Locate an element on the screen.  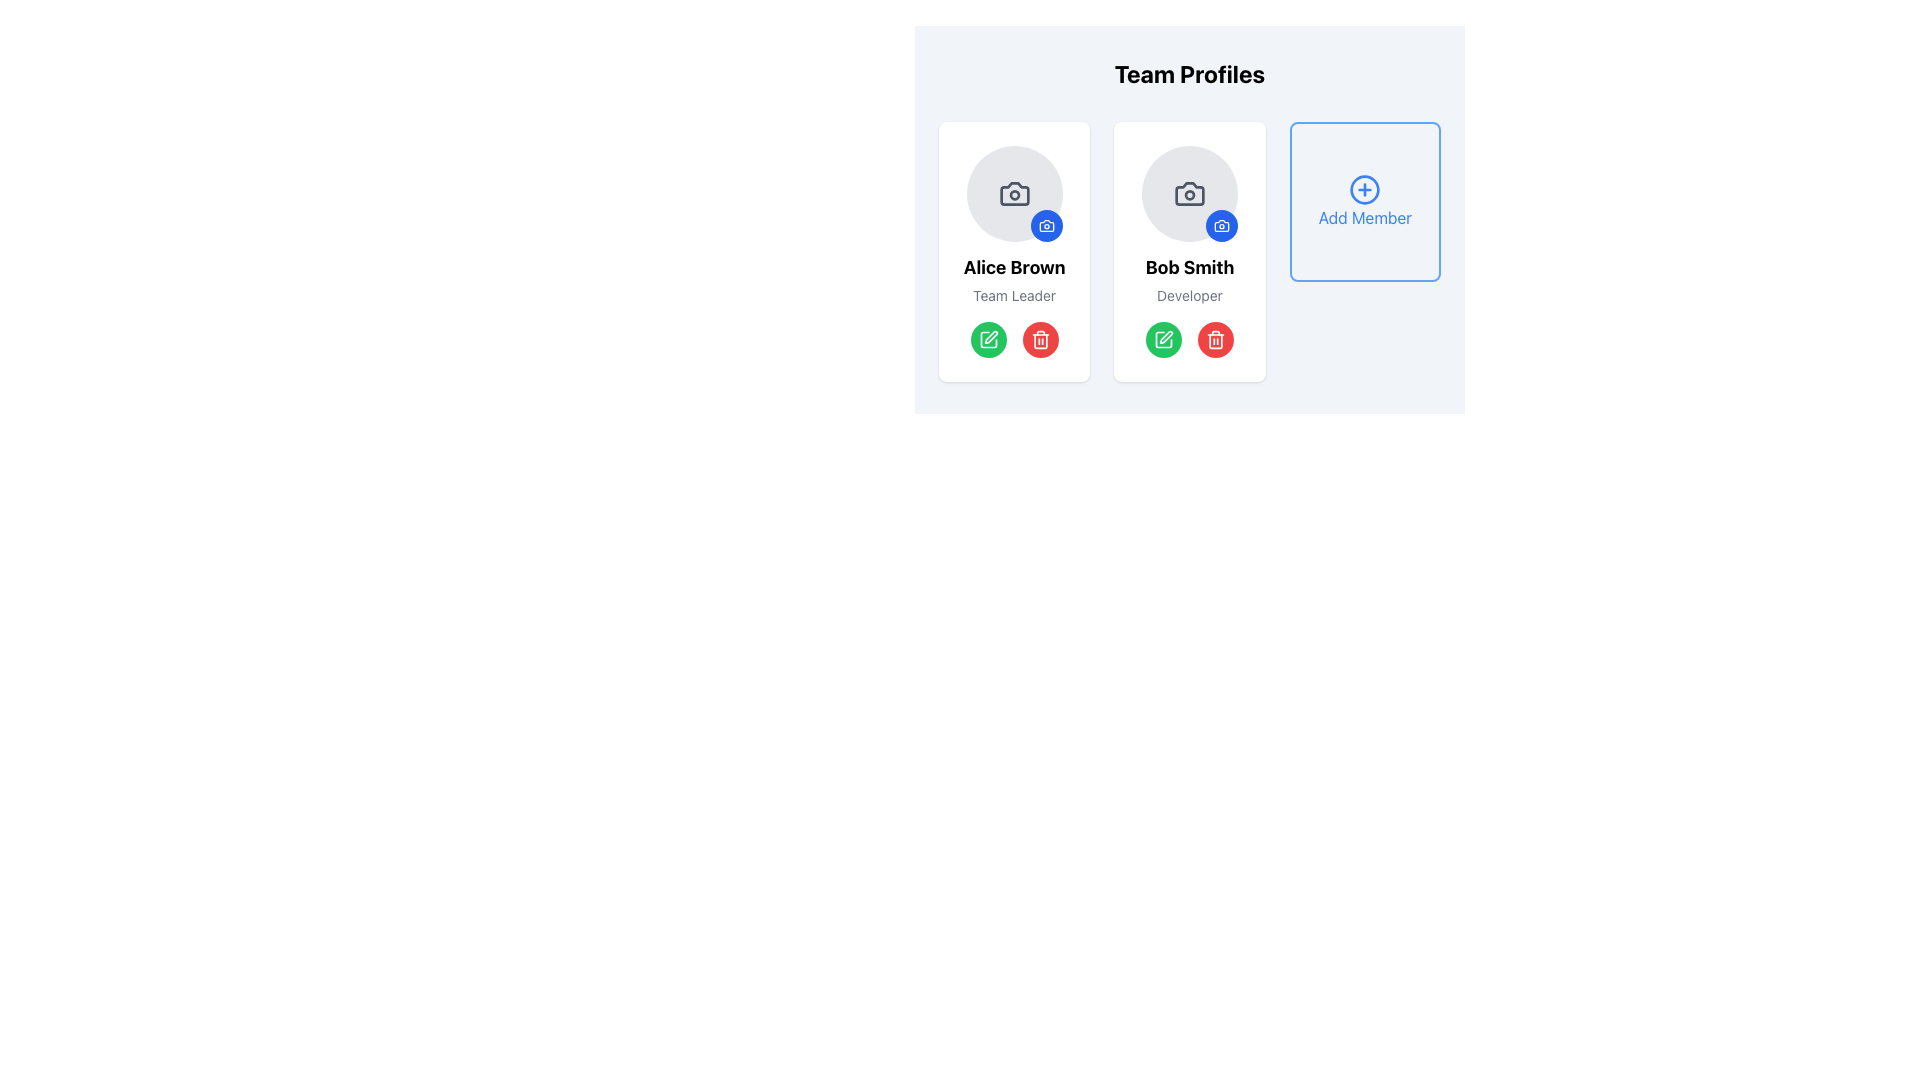
the Text label/header that serves as a title for the section containing team member profiles is located at coordinates (1190, 72).